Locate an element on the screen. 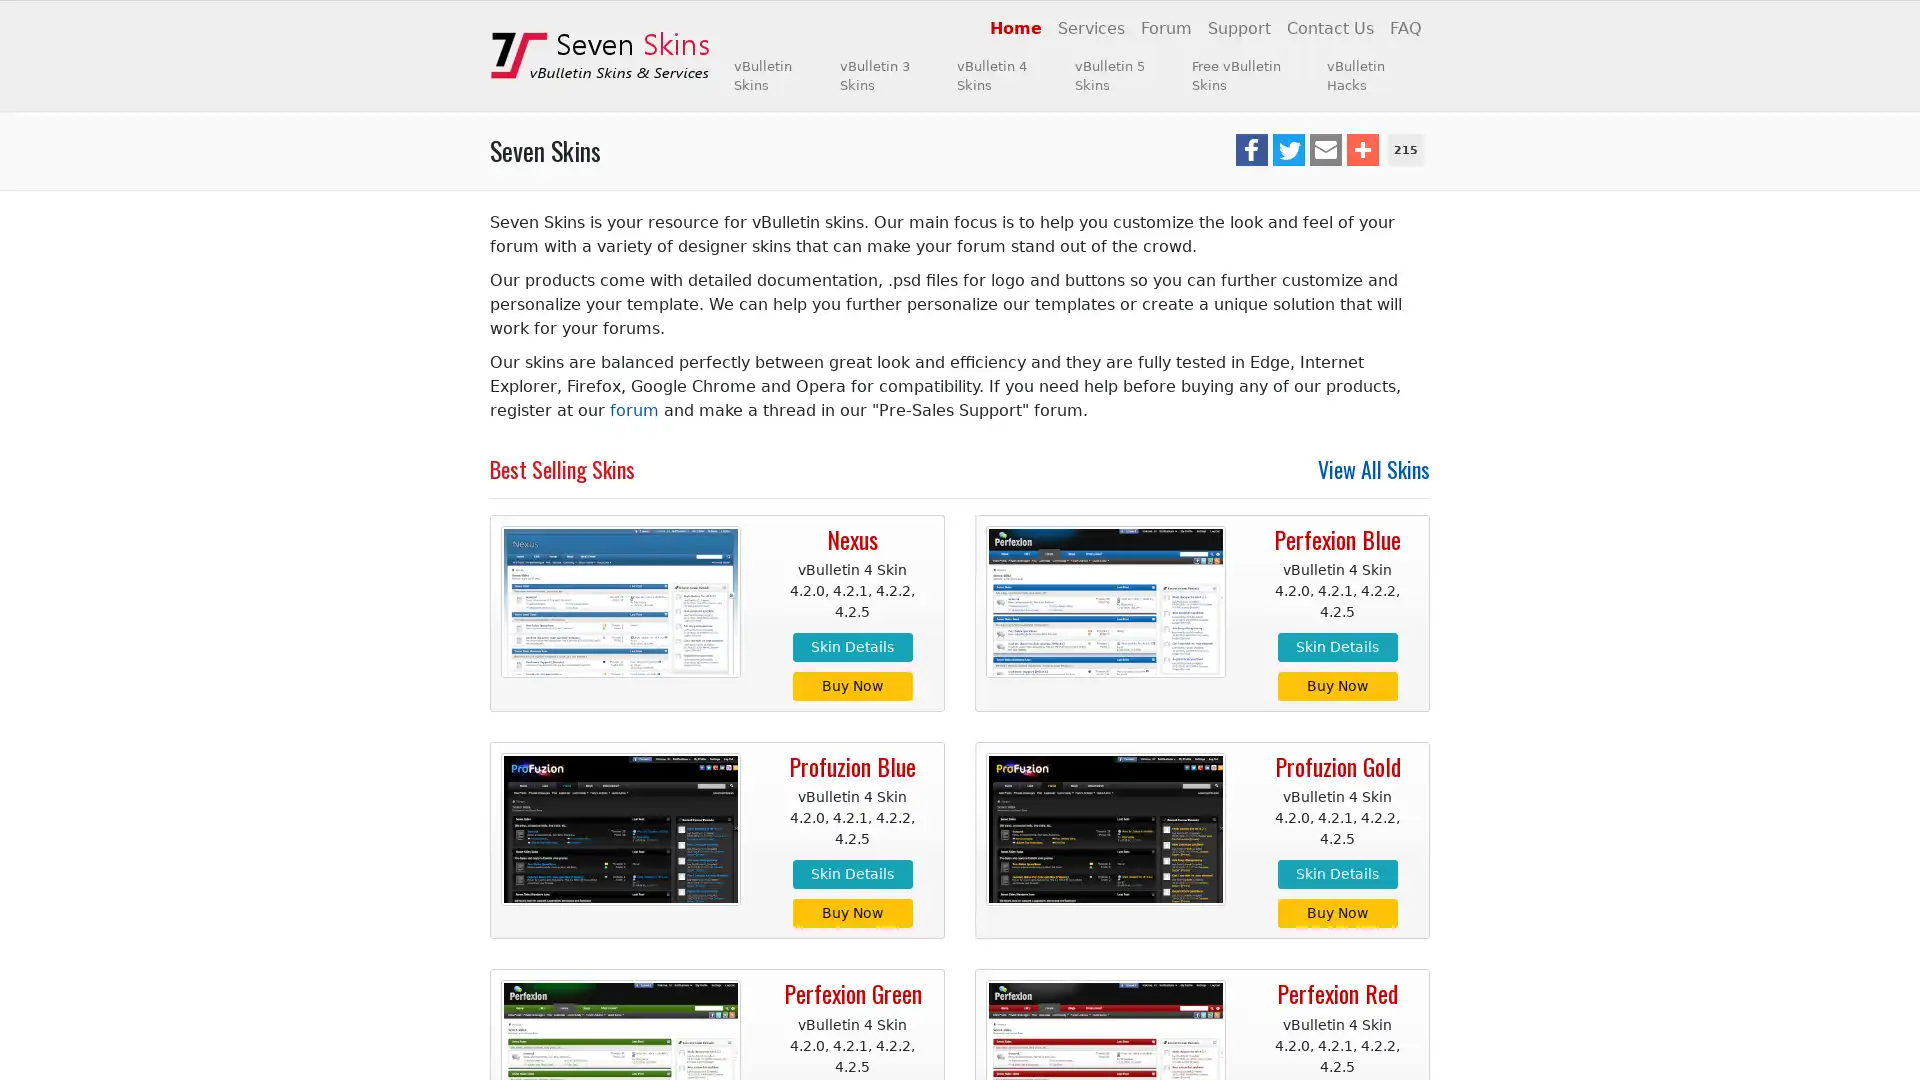  Buy Now is located at coordinates (851, 684).